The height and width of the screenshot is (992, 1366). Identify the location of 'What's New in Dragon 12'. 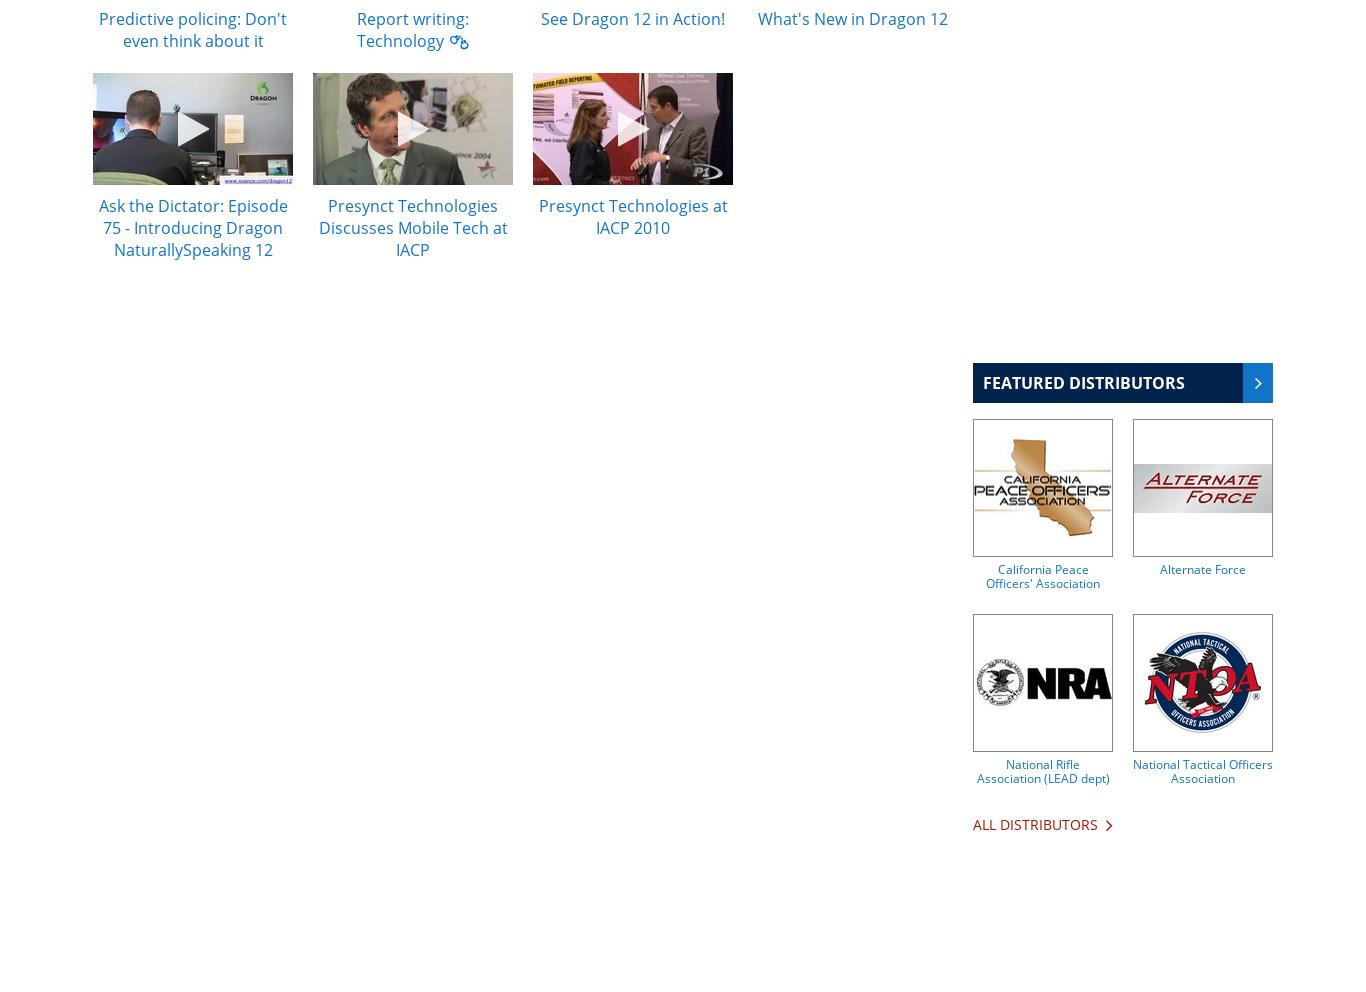
(852, 18).